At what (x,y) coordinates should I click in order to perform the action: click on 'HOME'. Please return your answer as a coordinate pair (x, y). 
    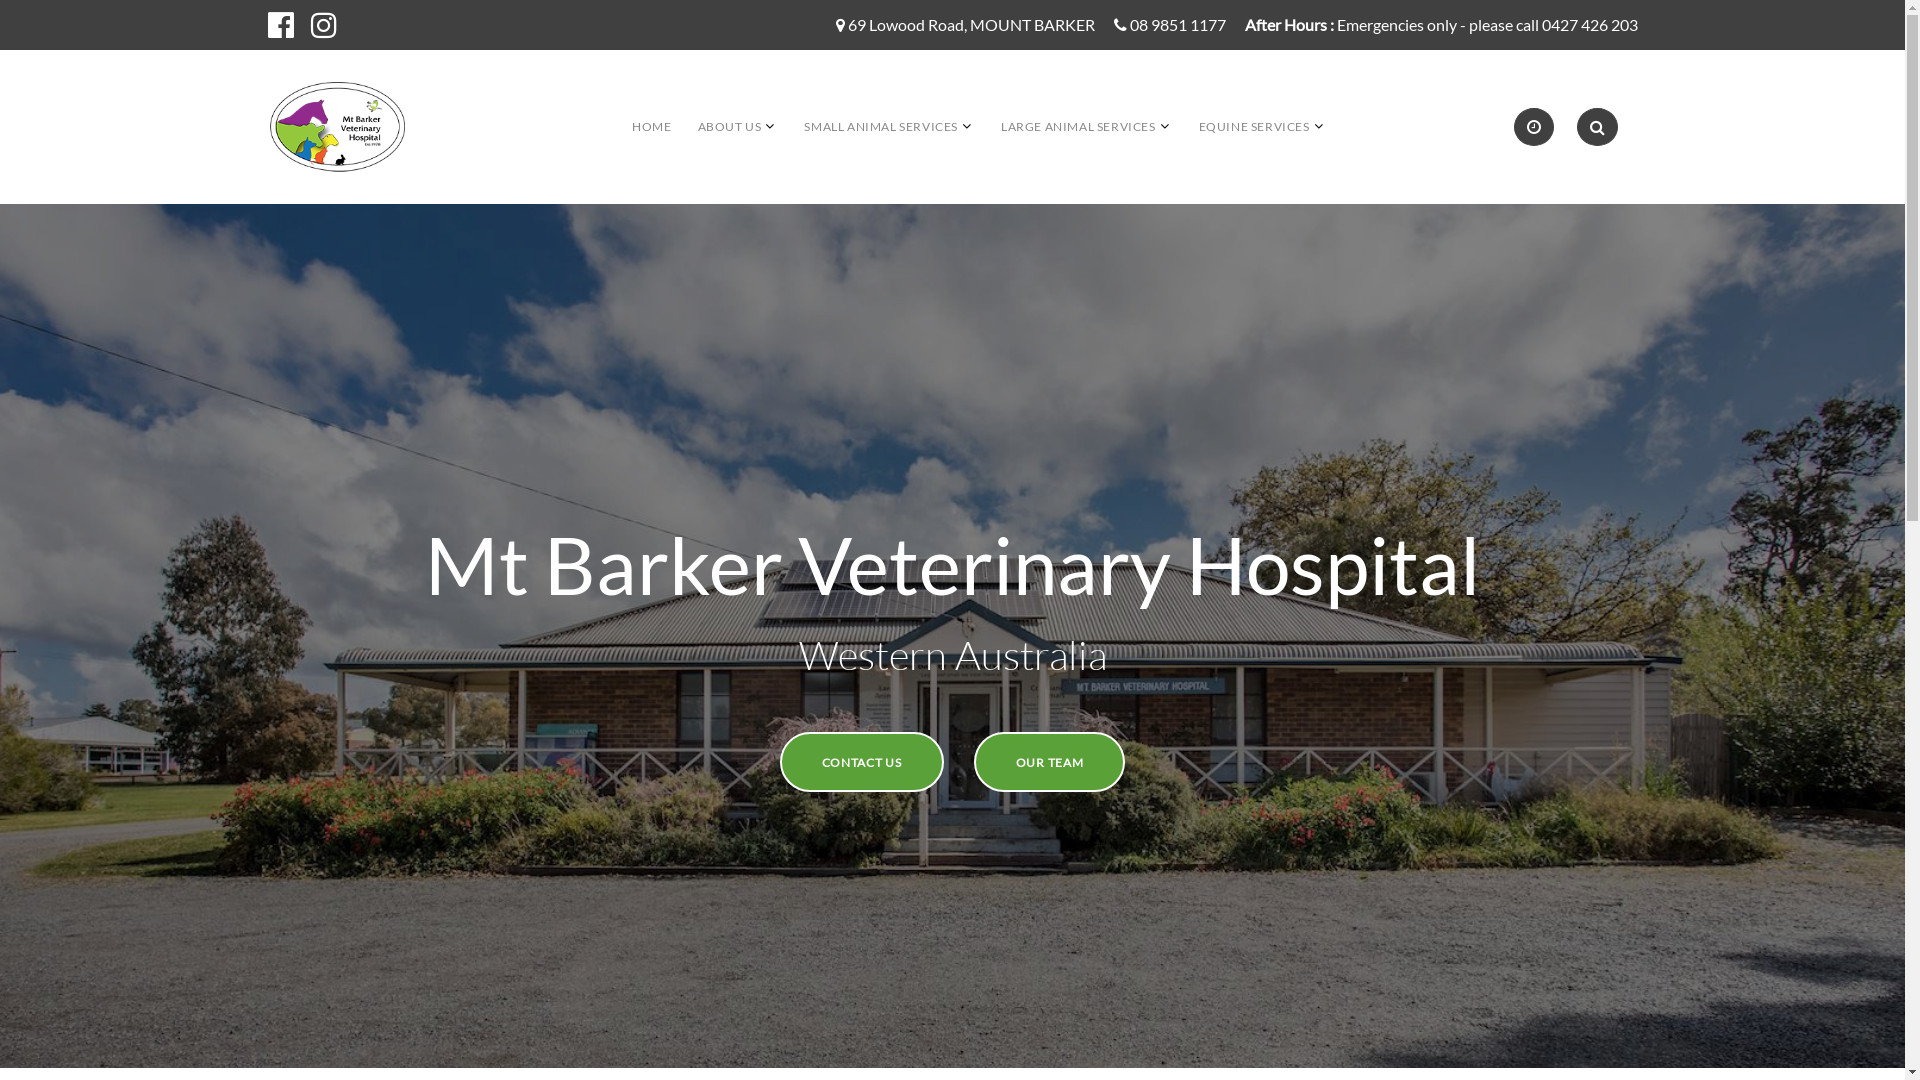
    Looking at the image, I should click on (651, 126).